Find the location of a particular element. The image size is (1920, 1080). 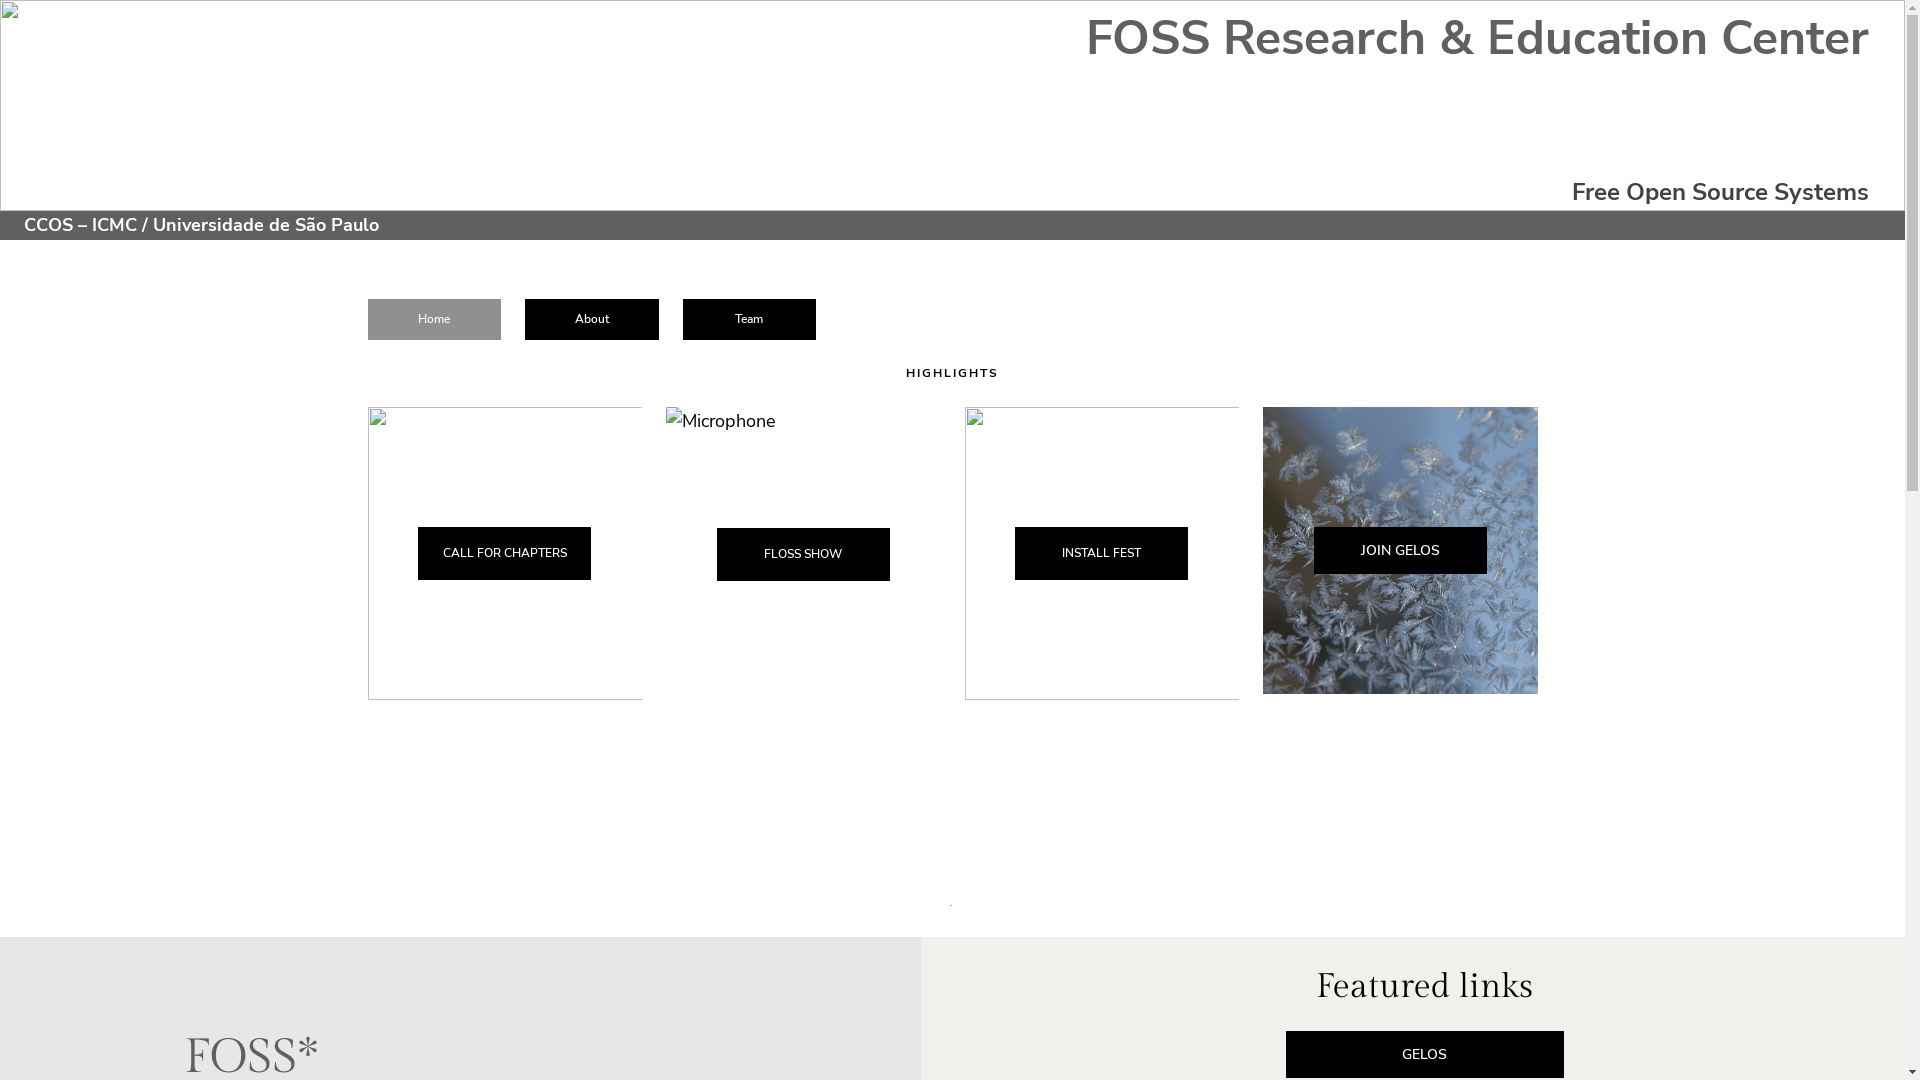

'Team' is located at coordinates (682, 318).